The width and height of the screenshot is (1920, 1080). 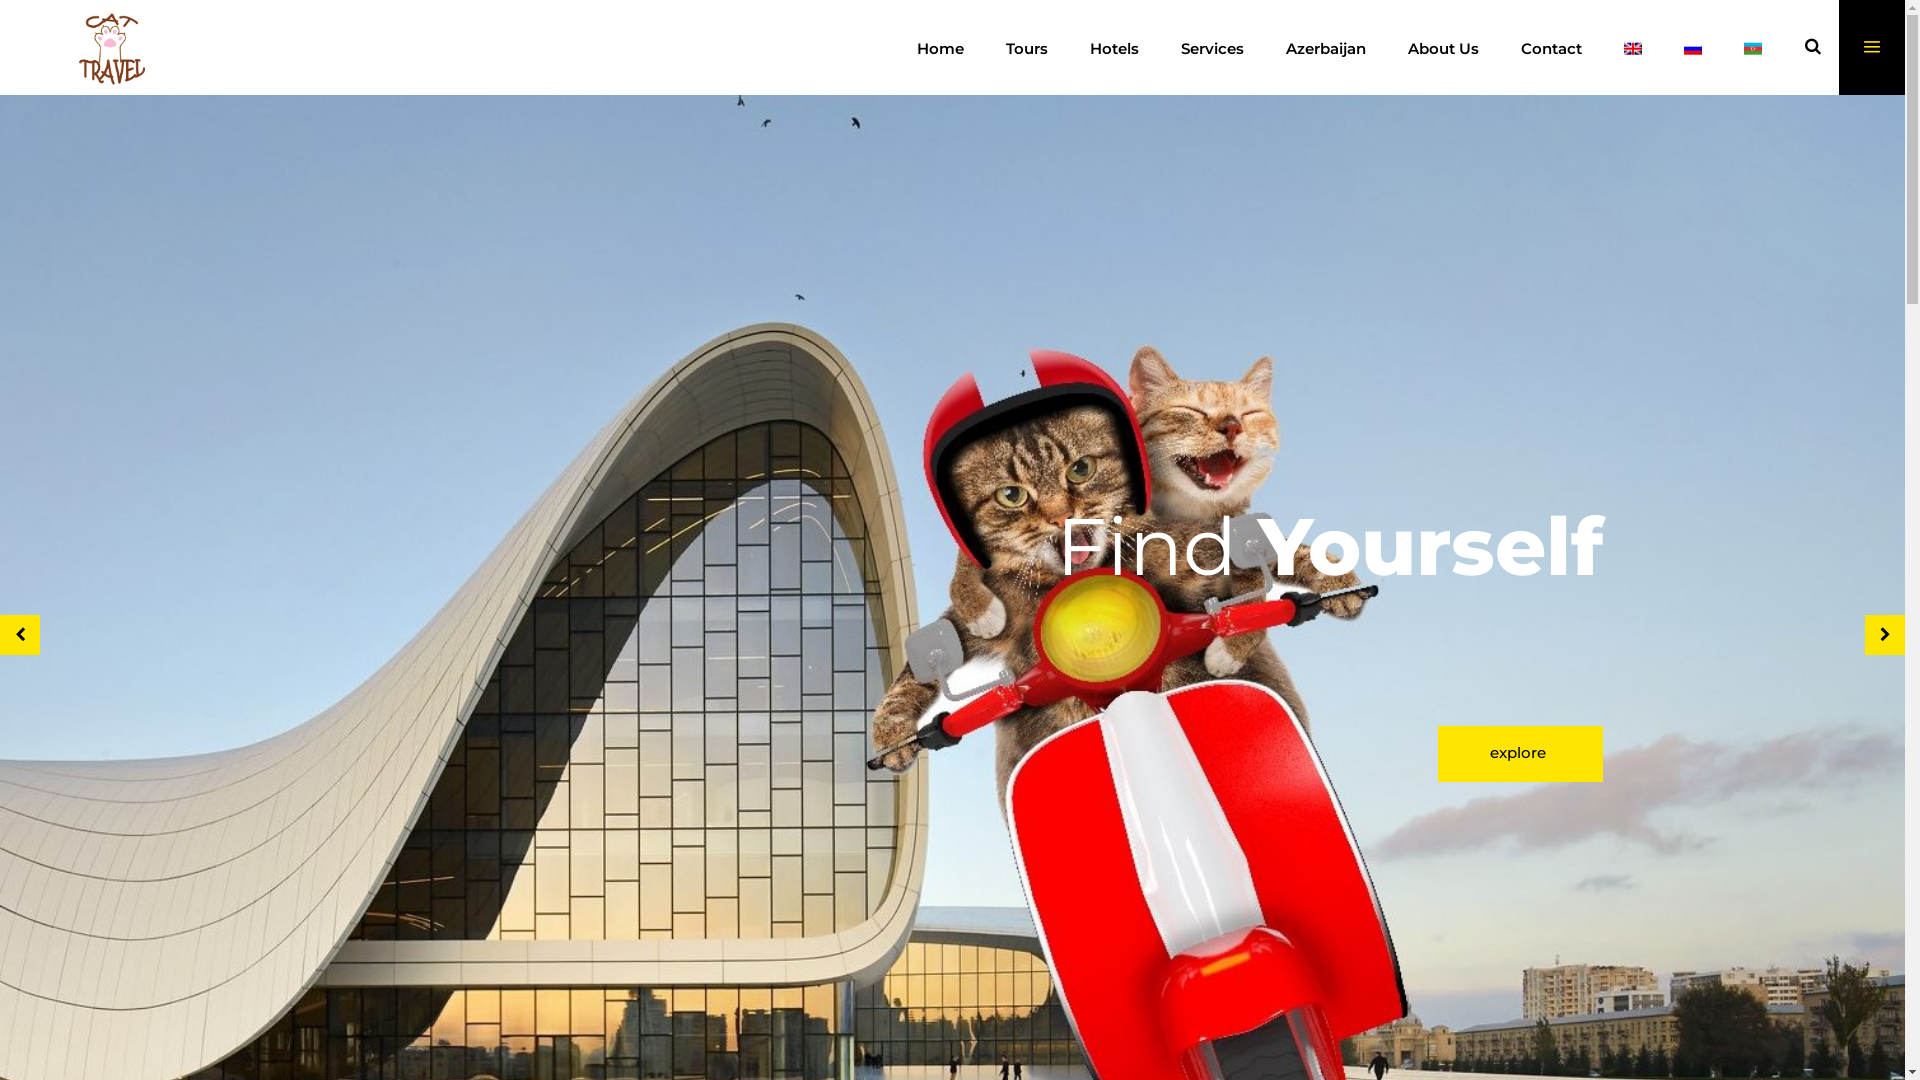 I want to click on 'Home', so click(x=895, y=46).